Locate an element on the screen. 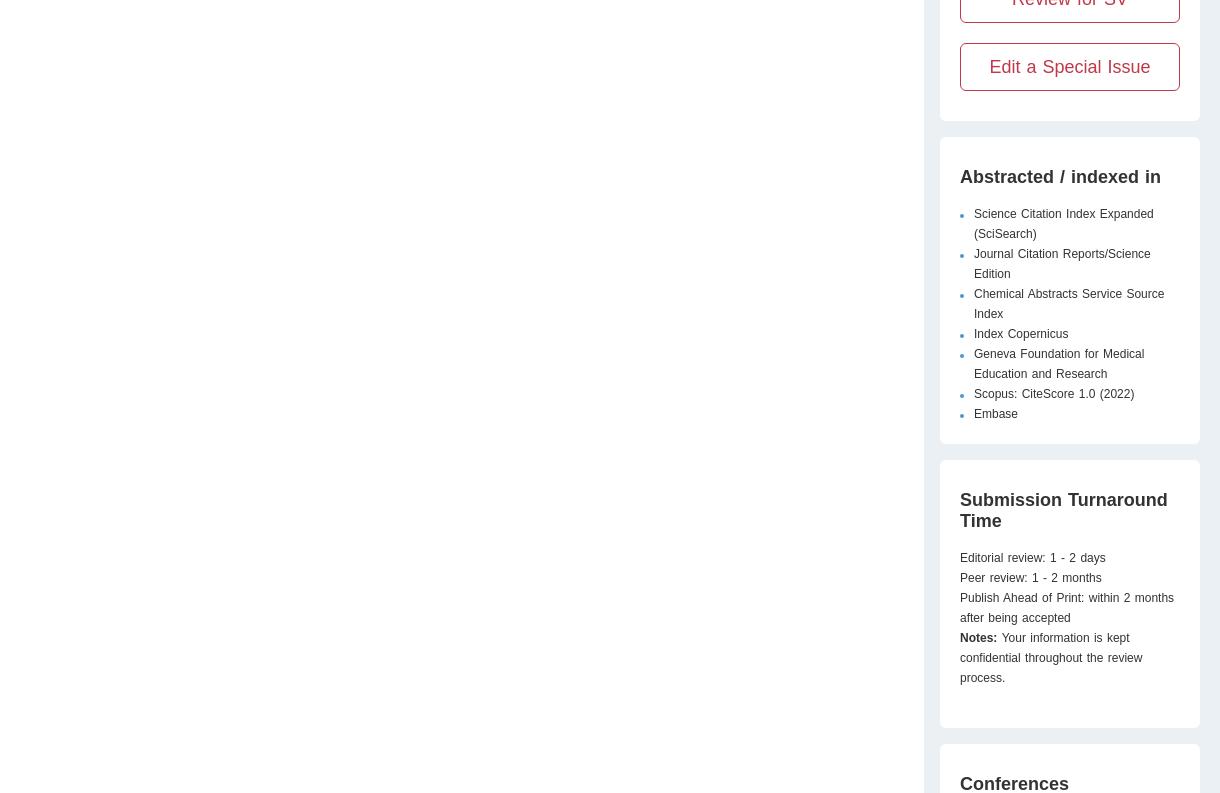  'Scopus: CiteScore 1.0 (2022)' is located at coordinates (1053, 392).